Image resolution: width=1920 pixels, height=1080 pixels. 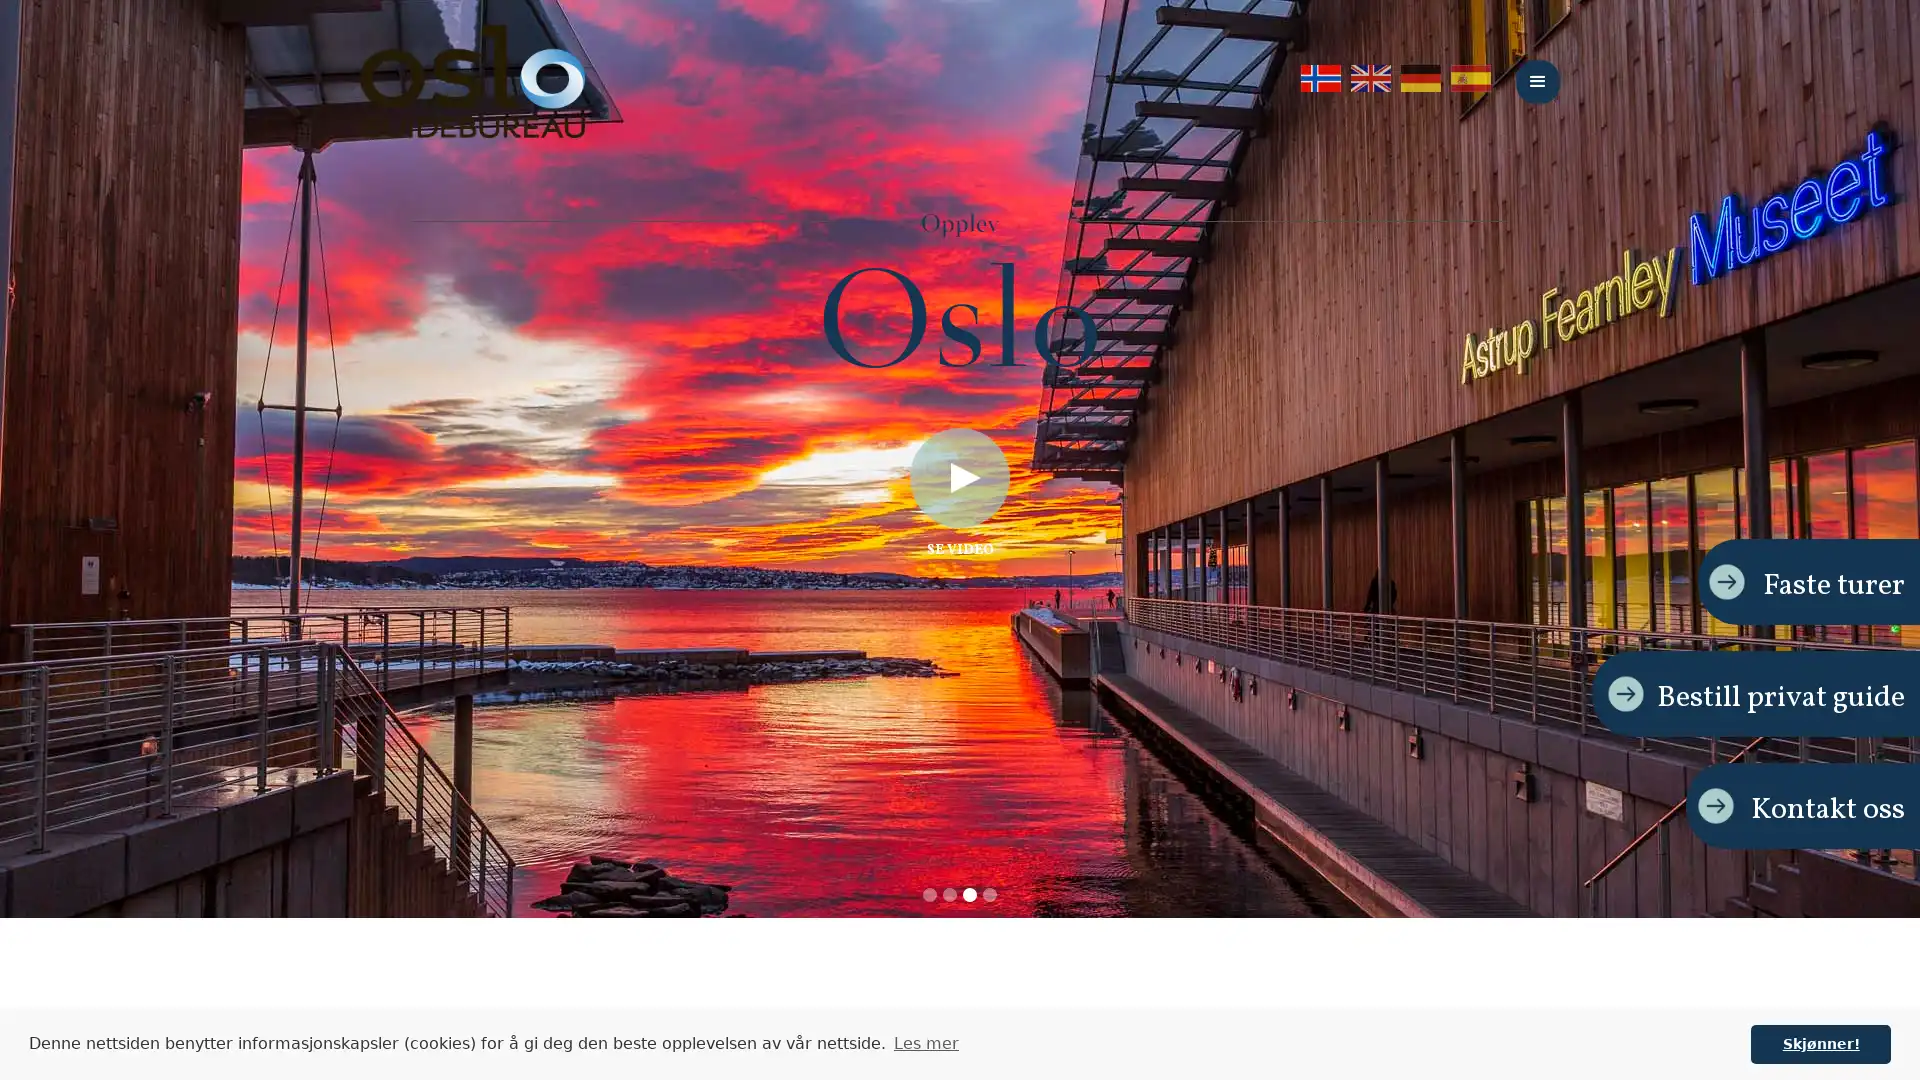 What do you see at coordinates (929, 893) in the screenshot?
I see `Show slide 1 of 4` at bounding box center [929, 893].